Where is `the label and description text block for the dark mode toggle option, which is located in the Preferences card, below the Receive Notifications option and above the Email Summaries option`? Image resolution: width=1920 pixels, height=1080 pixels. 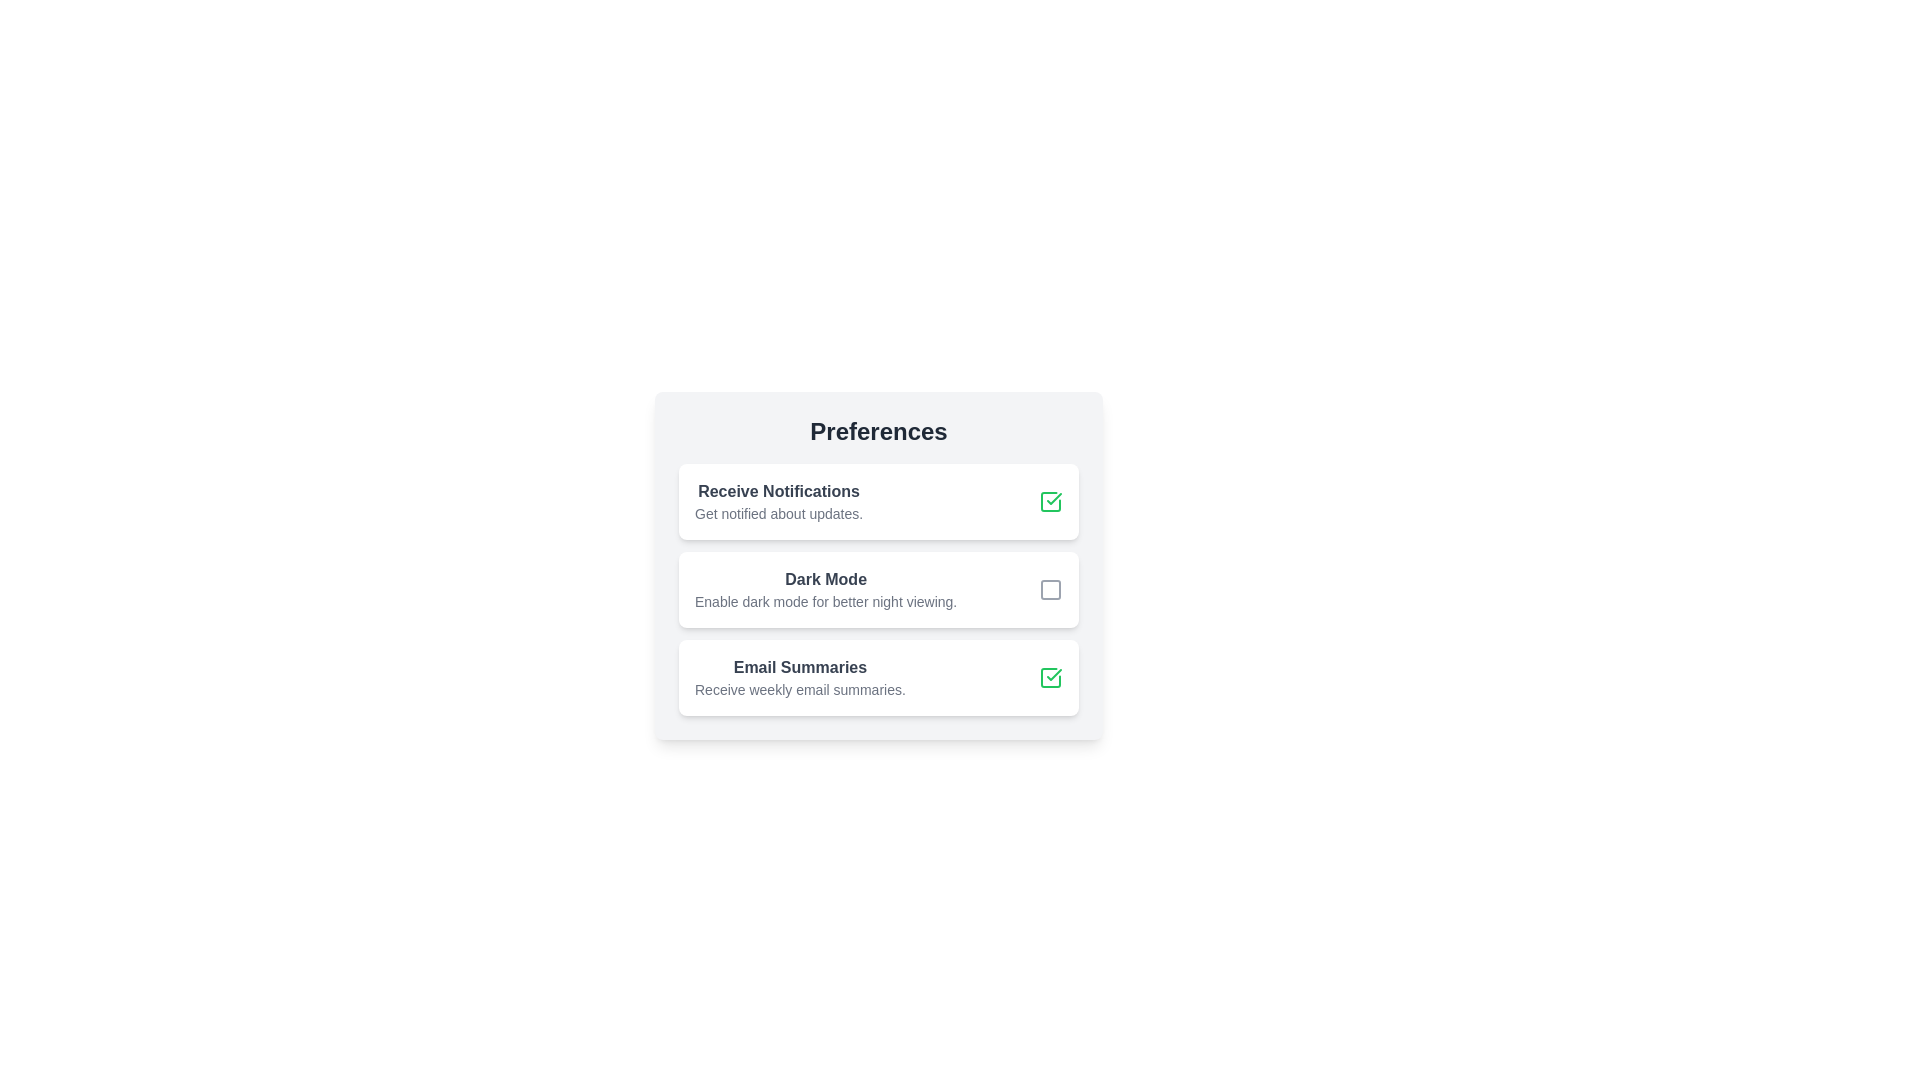
the label and description text block for the dark mode toggle option, which is located in the Preferences card, below the Receive Notifications option and above the Email Summaries option is located at coordinates (826, 589).